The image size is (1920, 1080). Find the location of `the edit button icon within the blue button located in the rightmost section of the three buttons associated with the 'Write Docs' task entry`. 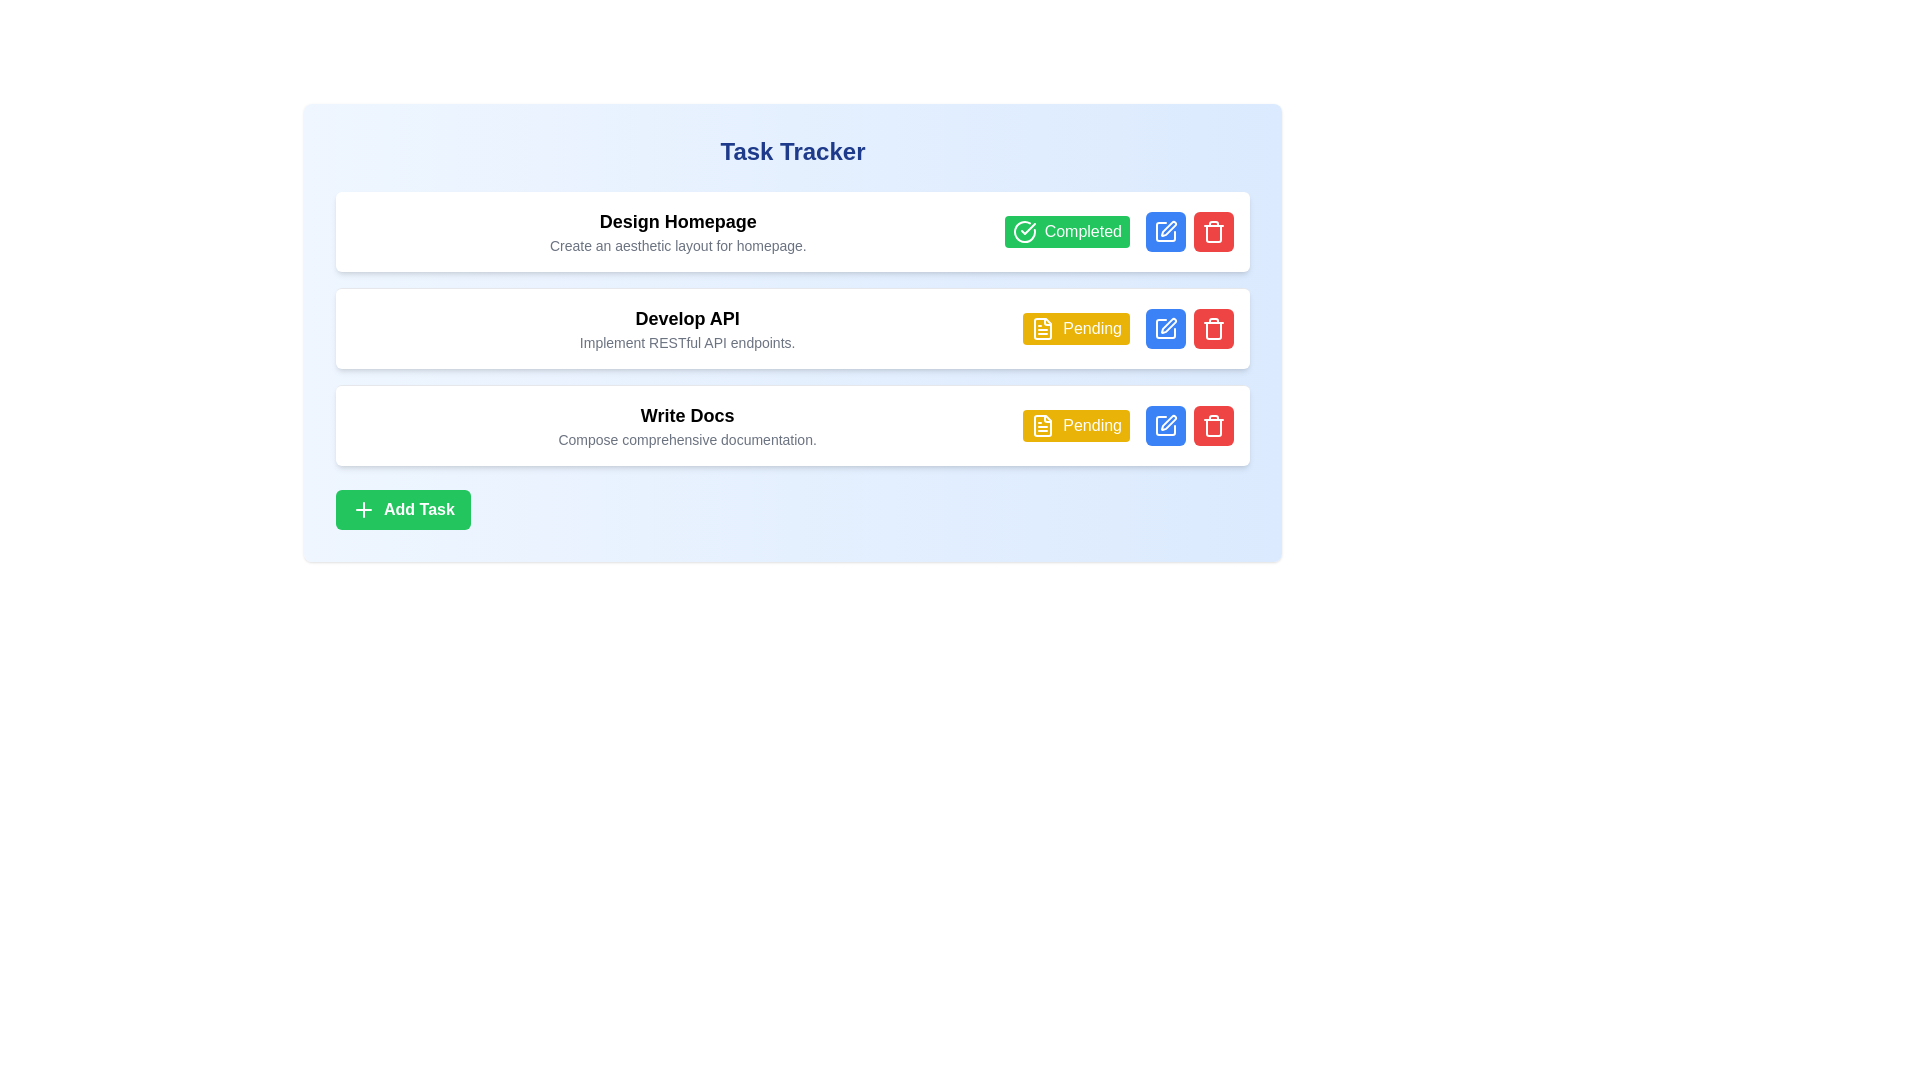

the edit button icon within the blue button located in the rightmost section of the three buttons associated with the 'Write Docs' task entry is located at coordinates (1166, 424).